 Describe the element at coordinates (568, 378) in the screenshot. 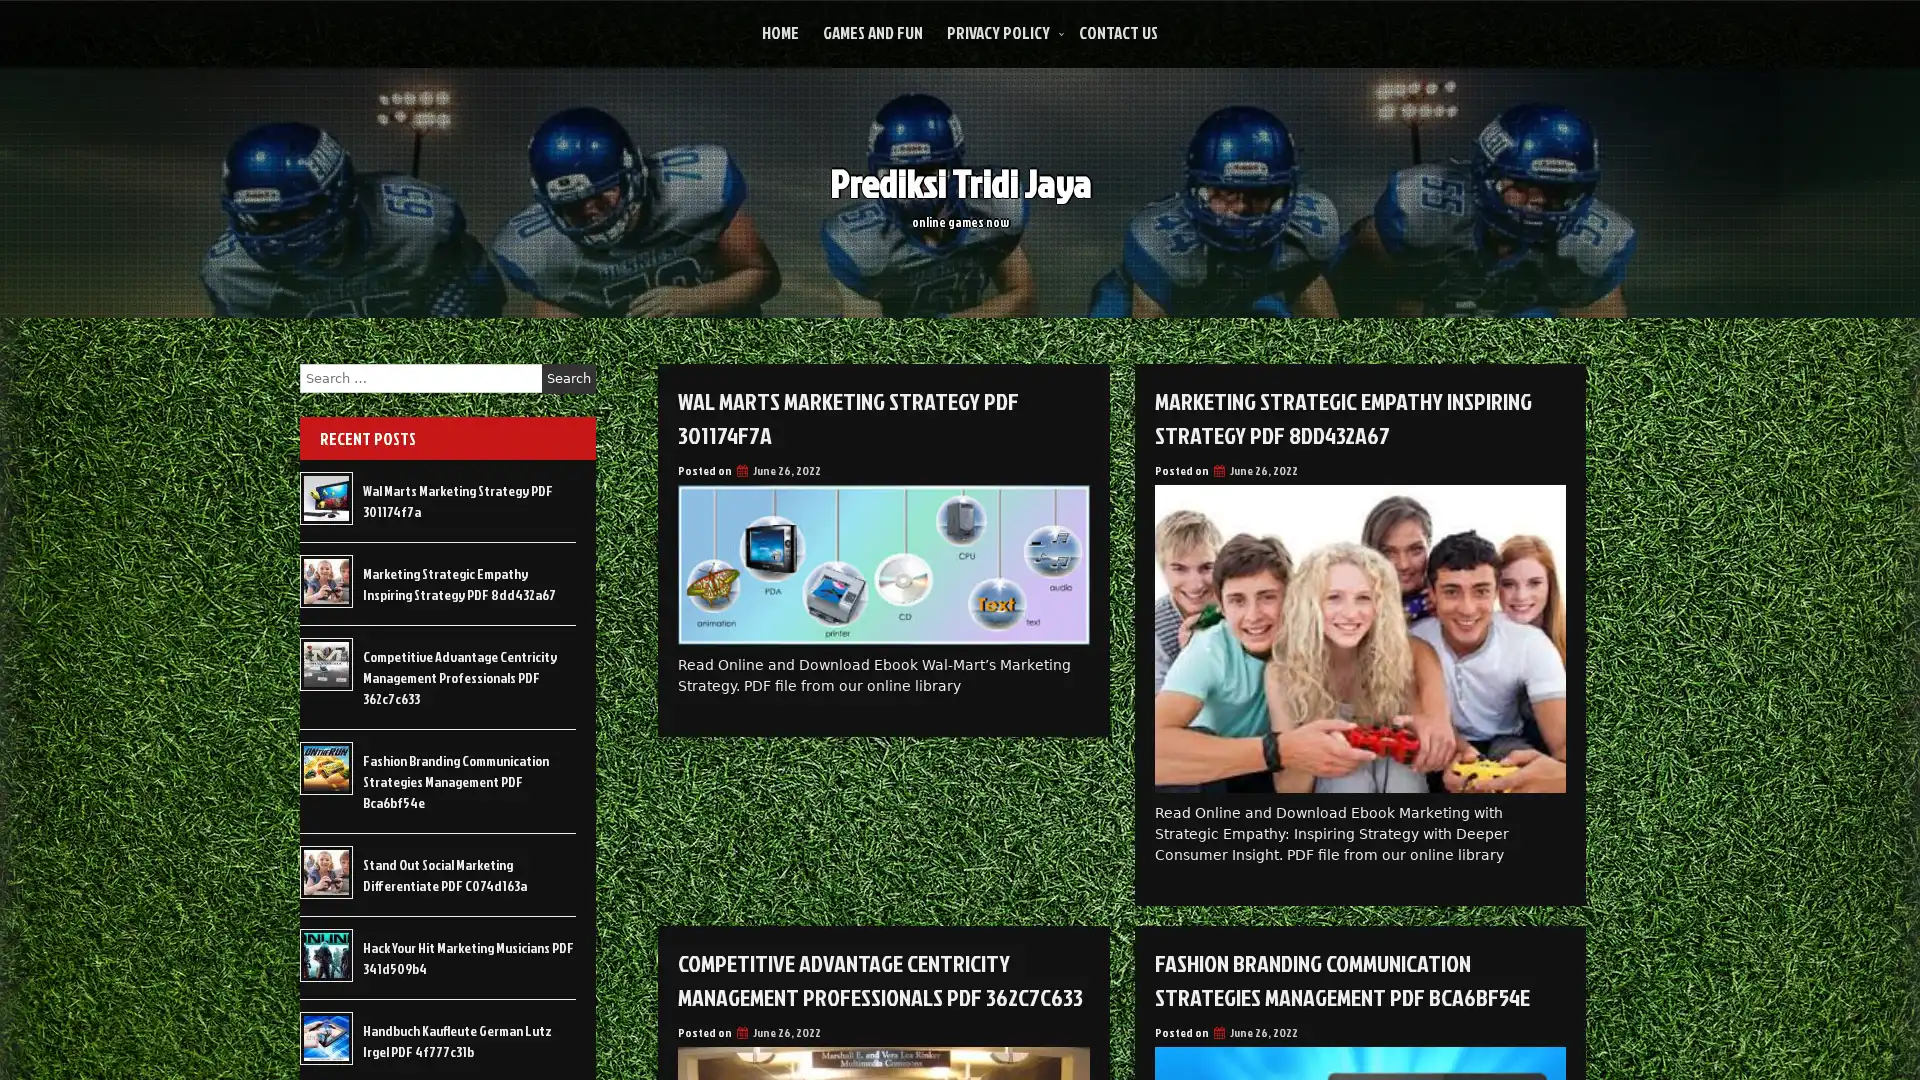

I see `Search` at that location.